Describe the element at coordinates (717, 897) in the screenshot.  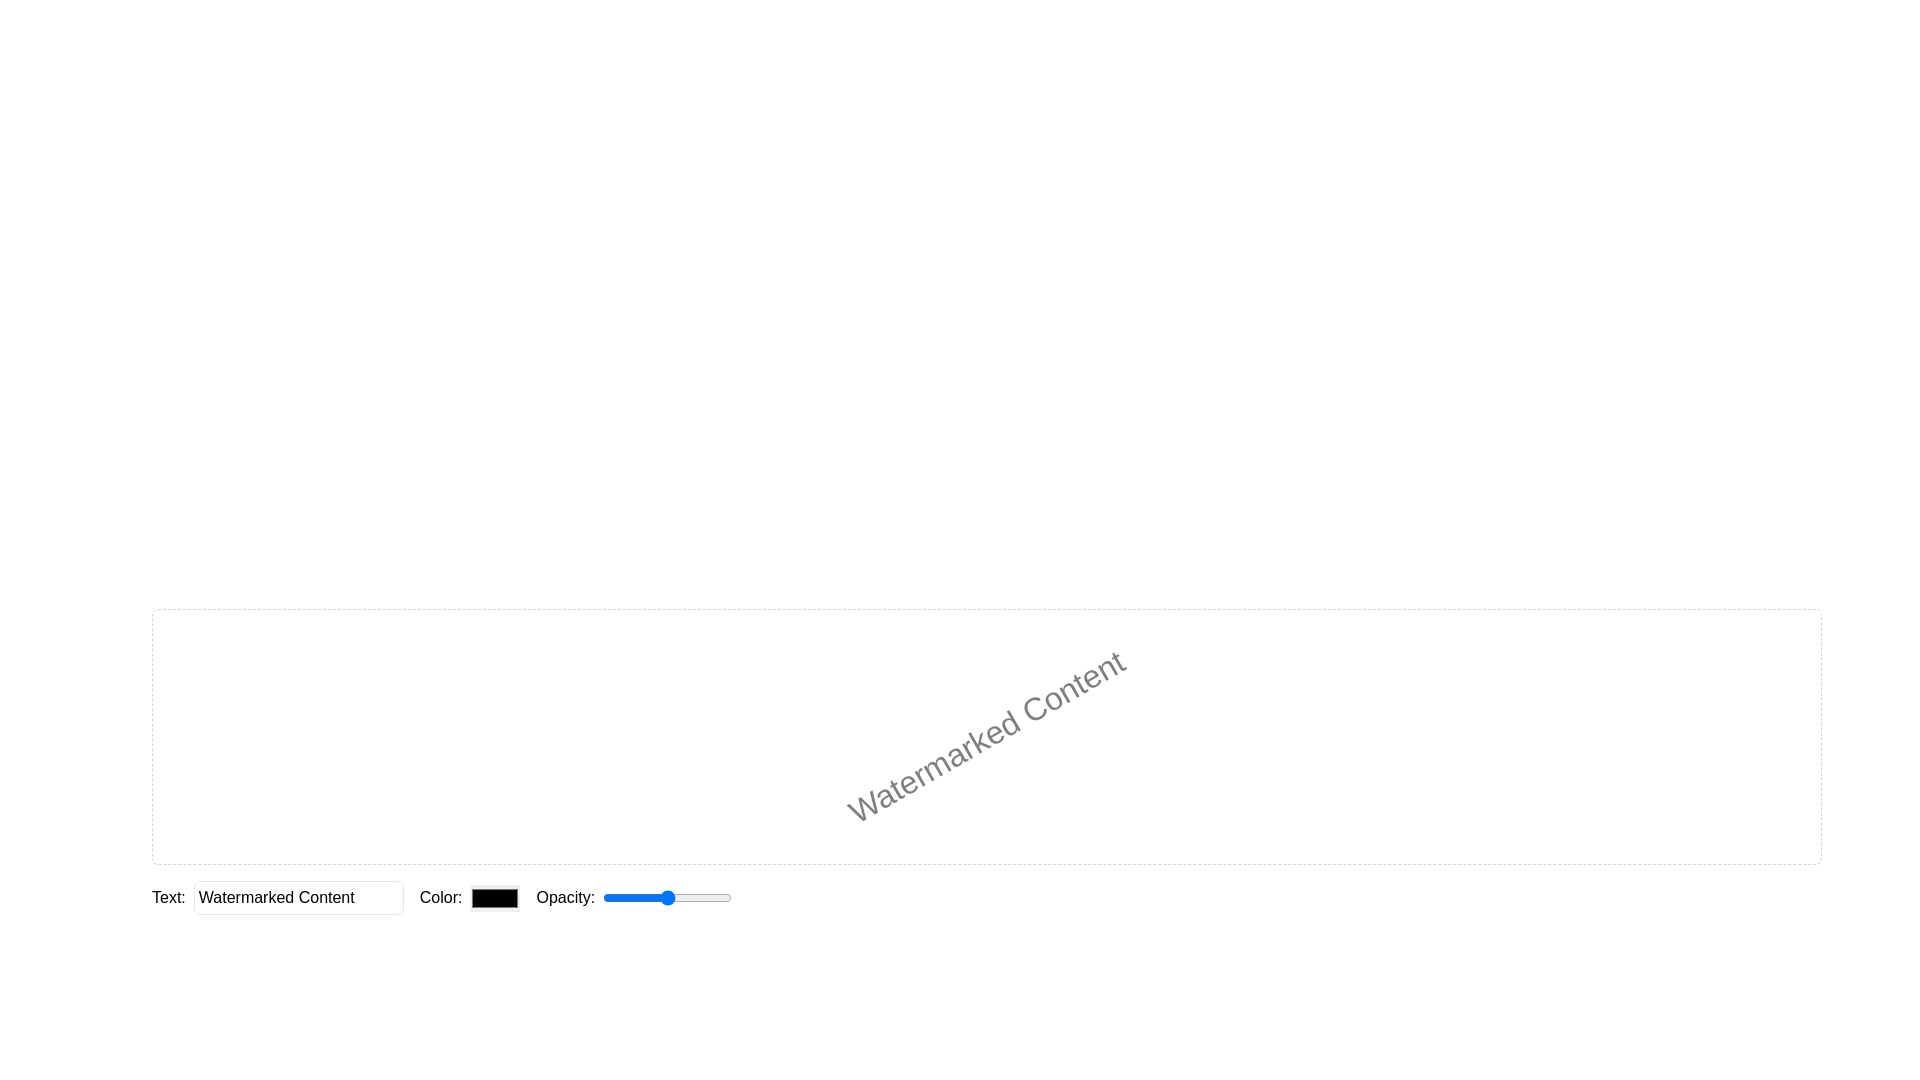
I see `the opacity value` at that location.